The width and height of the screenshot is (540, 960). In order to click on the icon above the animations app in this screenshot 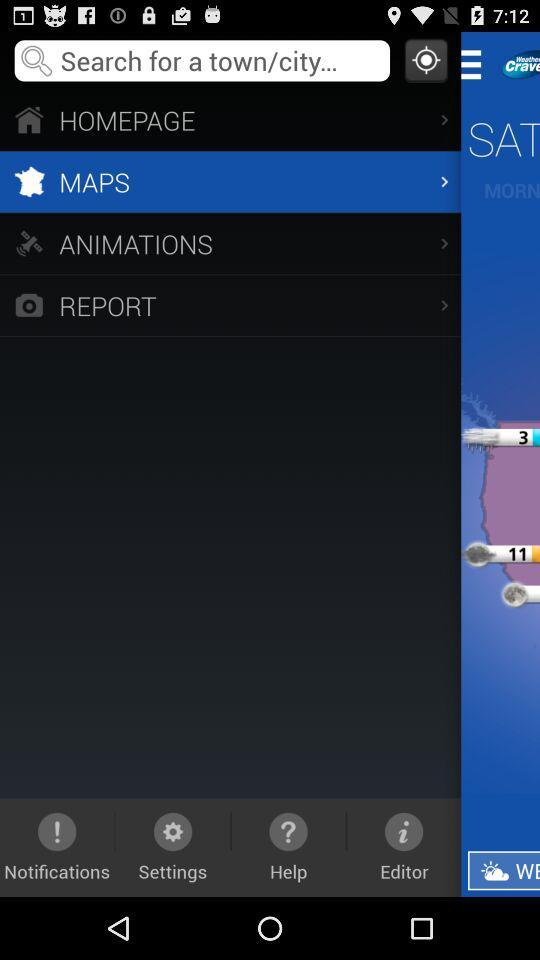, I will do `click(229, 181)`.